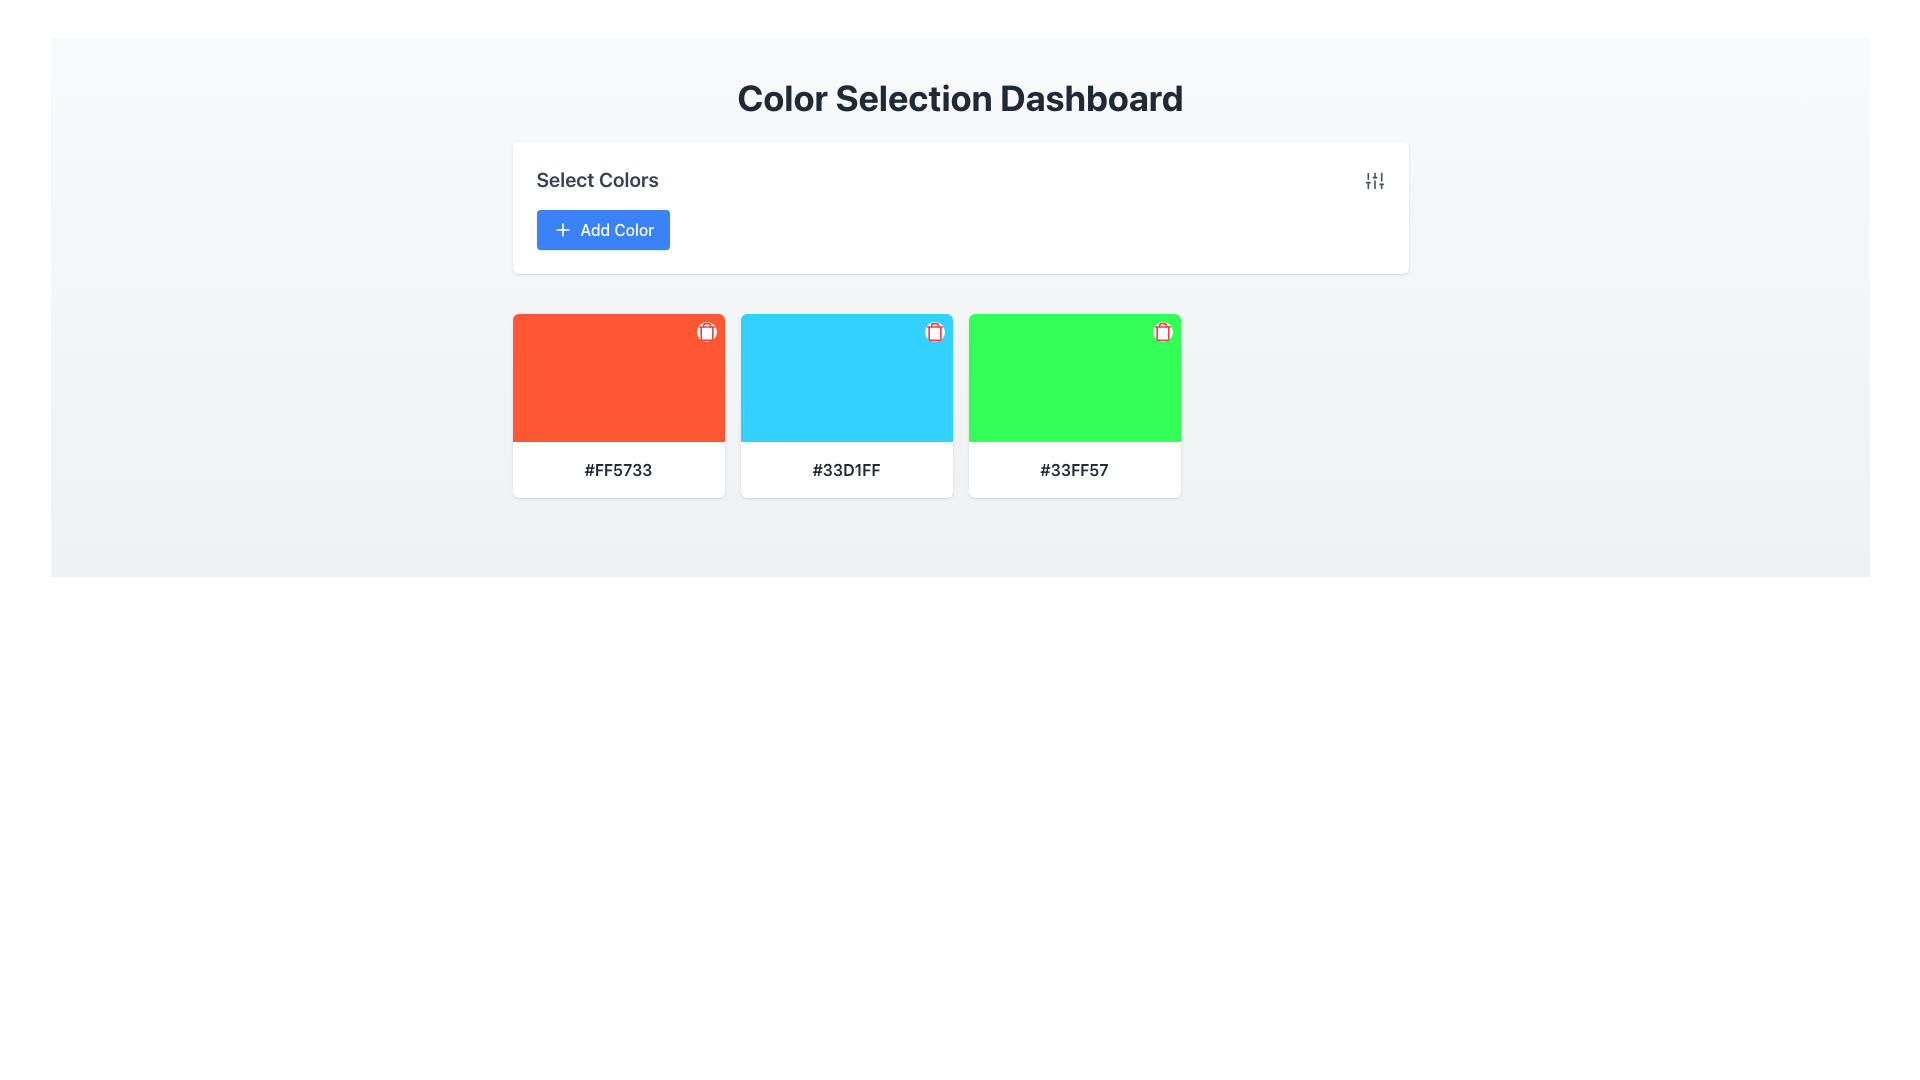 Image resolution: width=1920 pixels, height=1080 pixels. What do you see at coordinates (561, 229) in the screenshot?
I see `the small blue cross-shaped icon inside the 'Add Color' button` at bounding box center [561, 229].